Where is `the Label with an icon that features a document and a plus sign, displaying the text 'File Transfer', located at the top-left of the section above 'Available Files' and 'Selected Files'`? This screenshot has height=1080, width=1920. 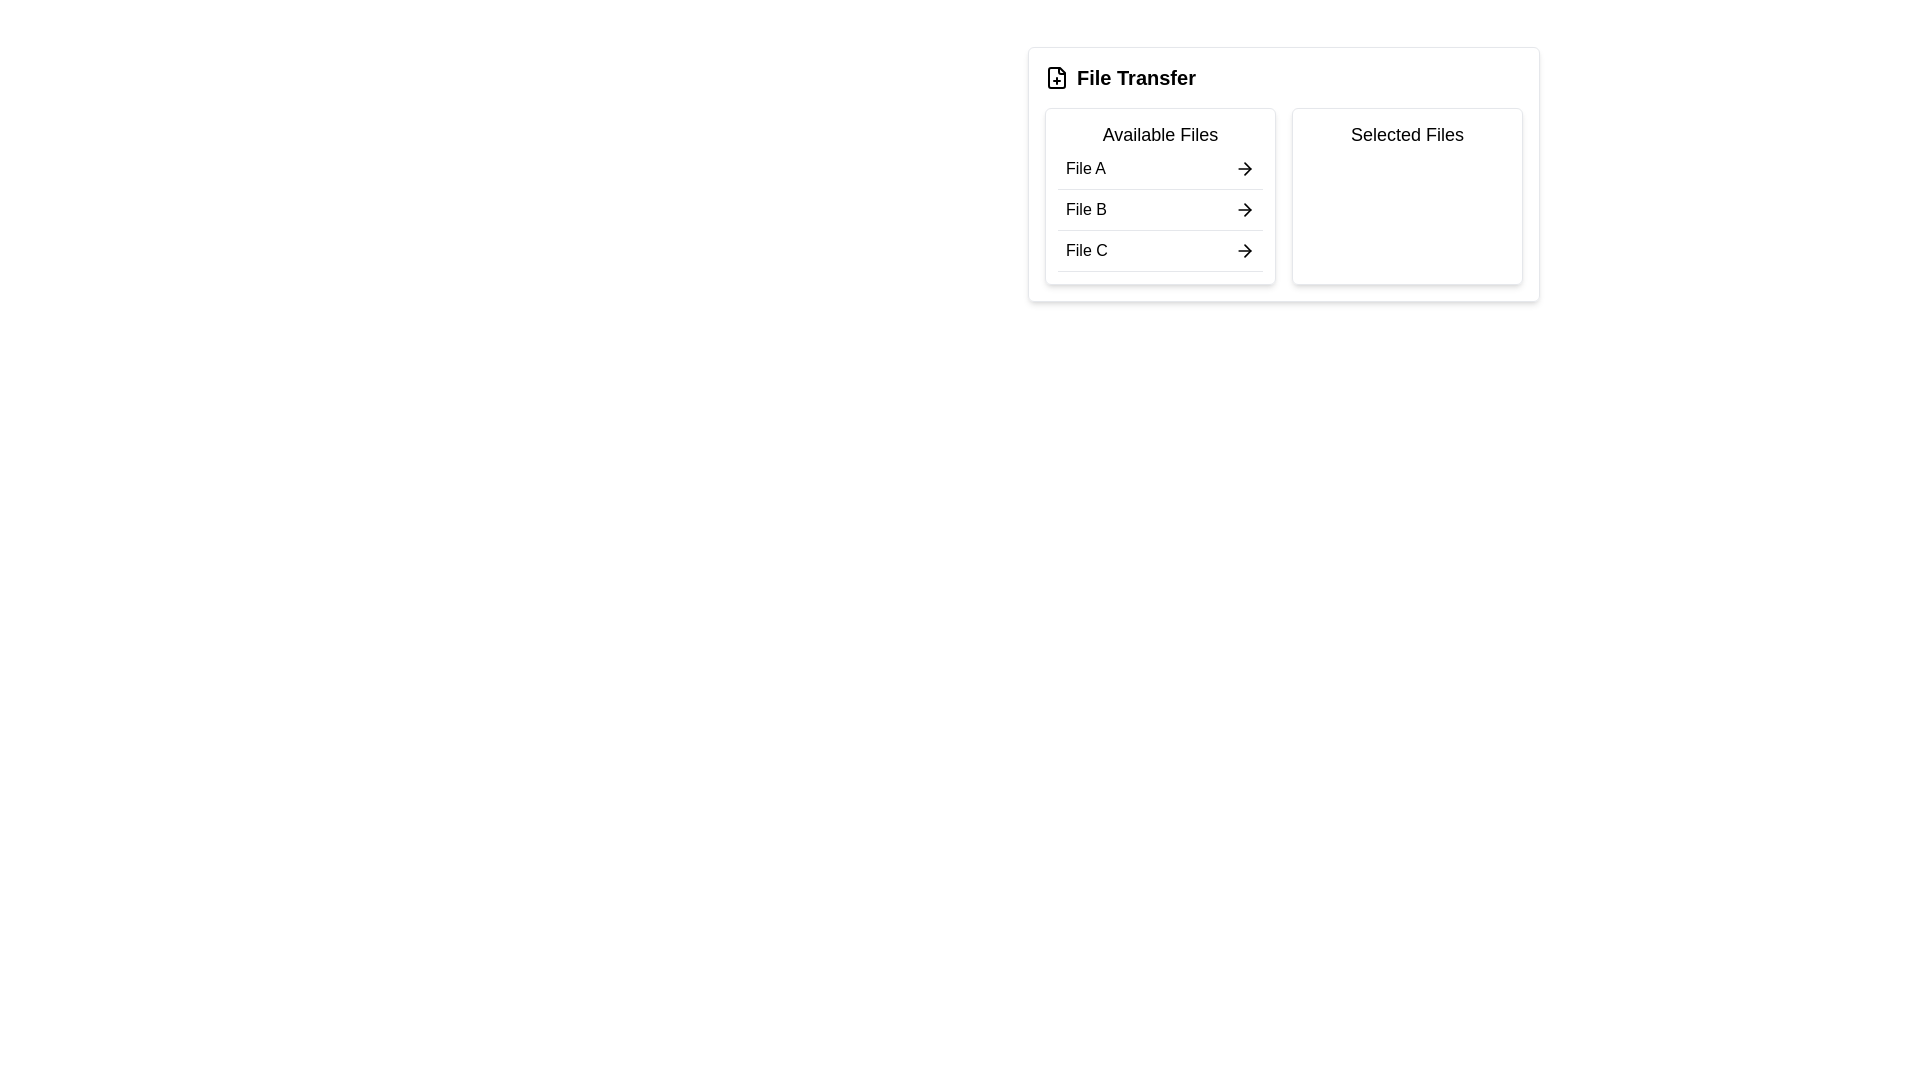
the Label with an icon that features a document and a plus sign, displaying the text 'File Transfer', located at the top-left of the section above 'Available Files' and 'Selected Files' is located at coordinates (1120, 76).